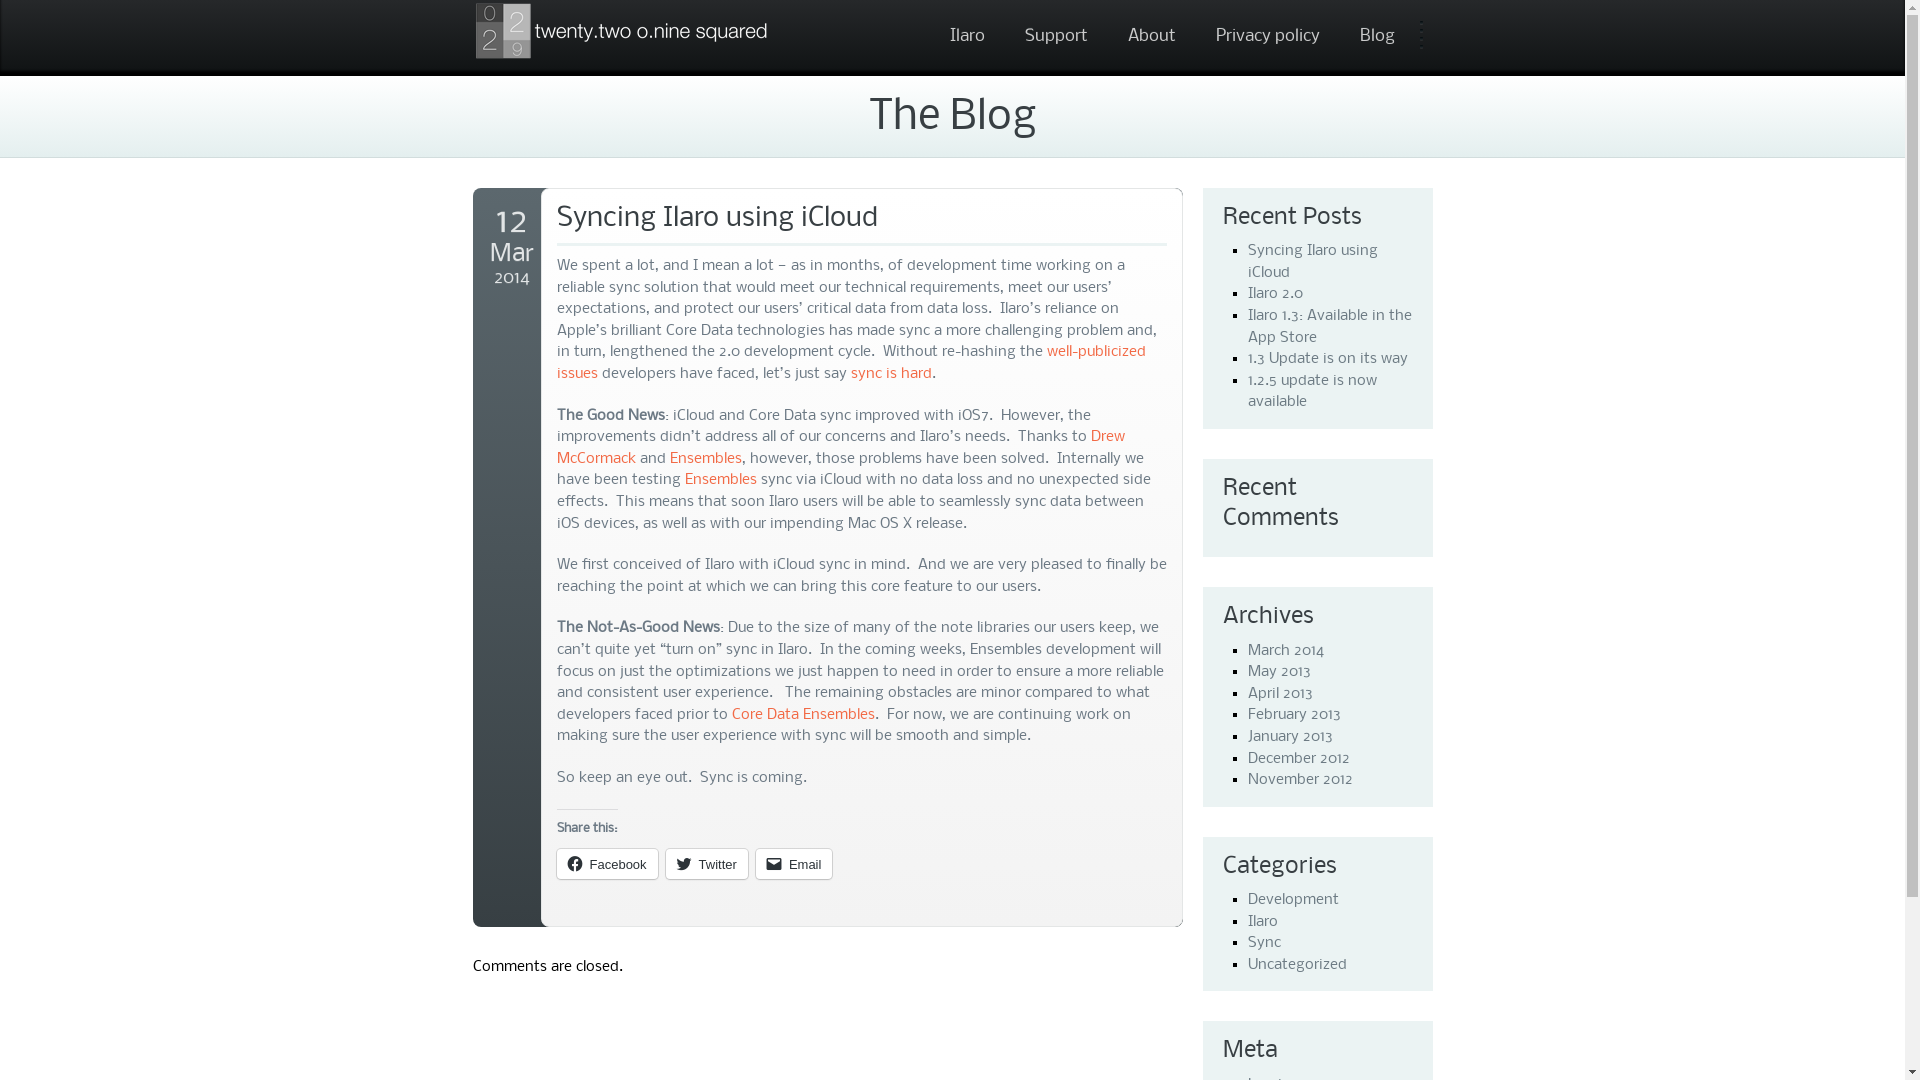 This screenshot has height=1080, width=1920. Describe the element at coordinates (1261, 921) in the screenshot. I see `'Ilaro'` at that location.